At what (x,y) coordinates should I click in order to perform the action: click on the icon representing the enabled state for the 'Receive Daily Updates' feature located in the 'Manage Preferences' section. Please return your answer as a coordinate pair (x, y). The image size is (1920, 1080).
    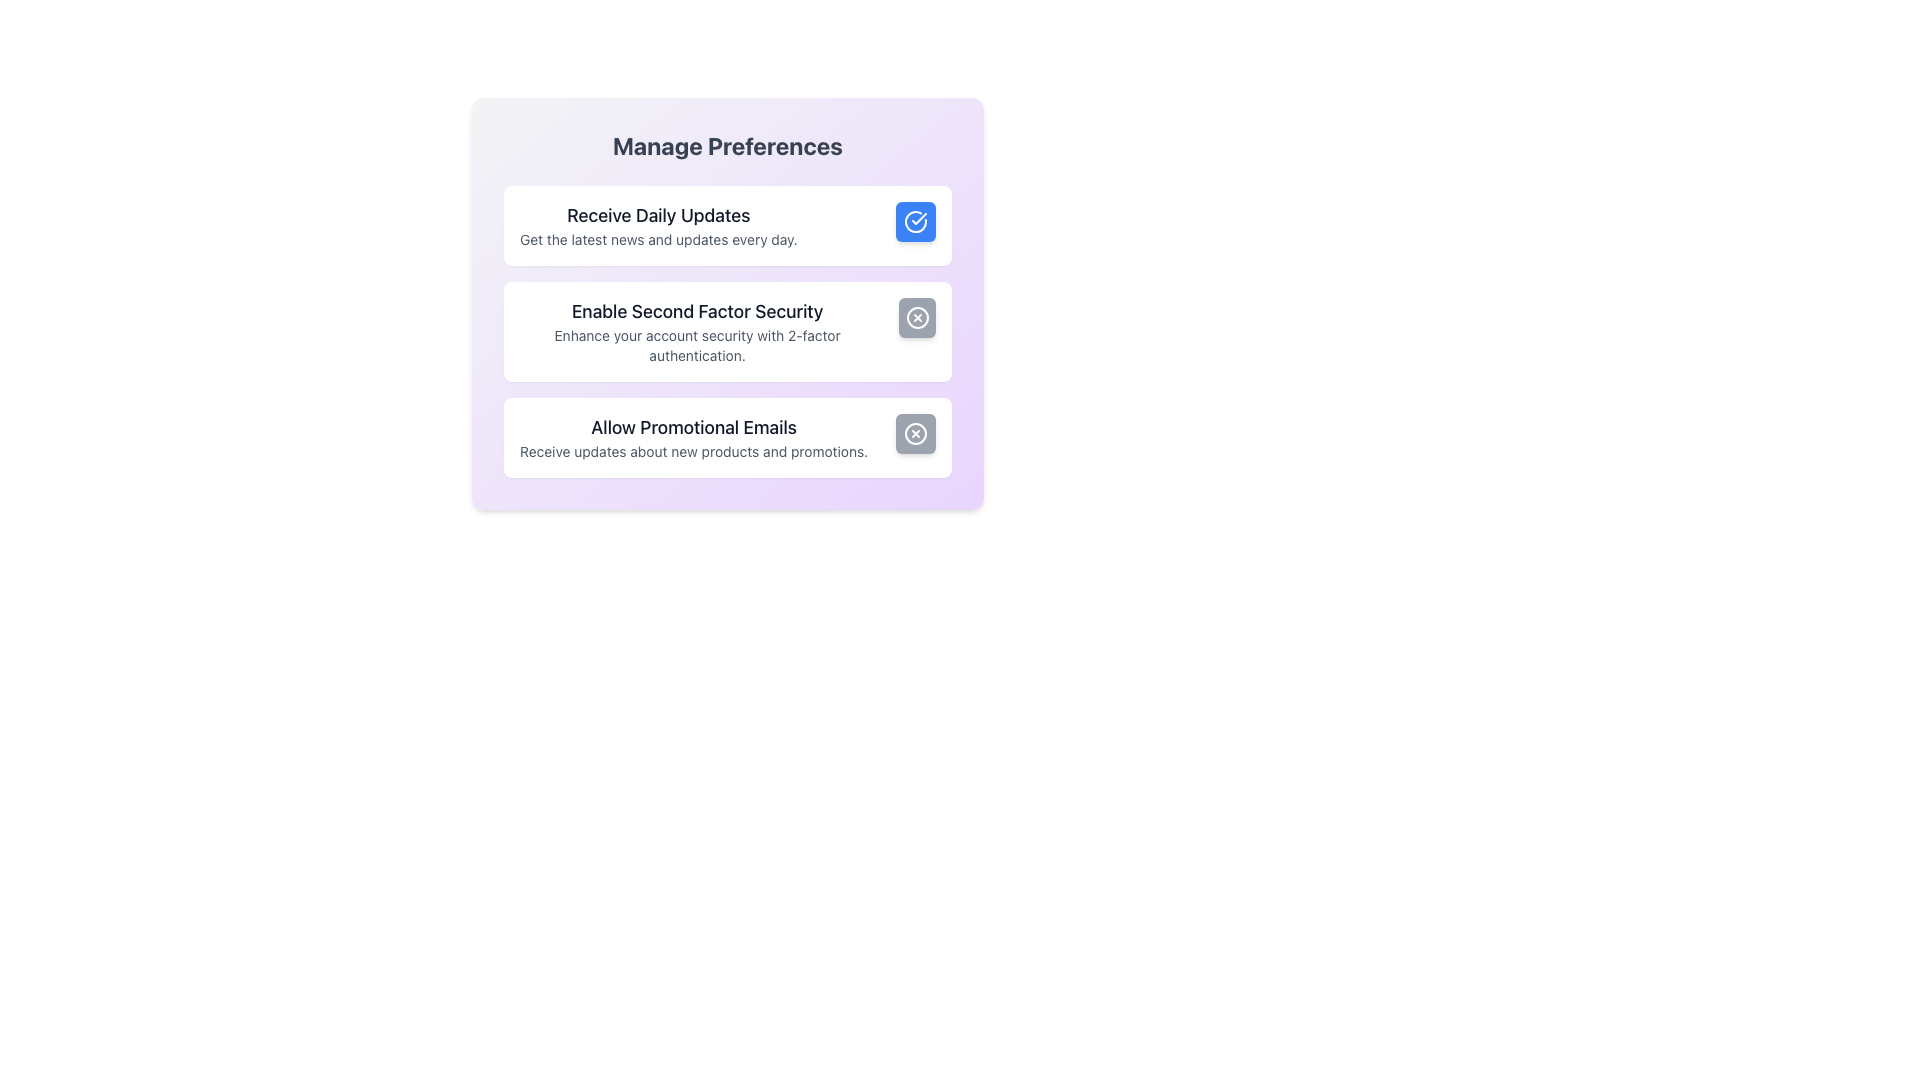
    Looking at the image, I should click on (915, 222).